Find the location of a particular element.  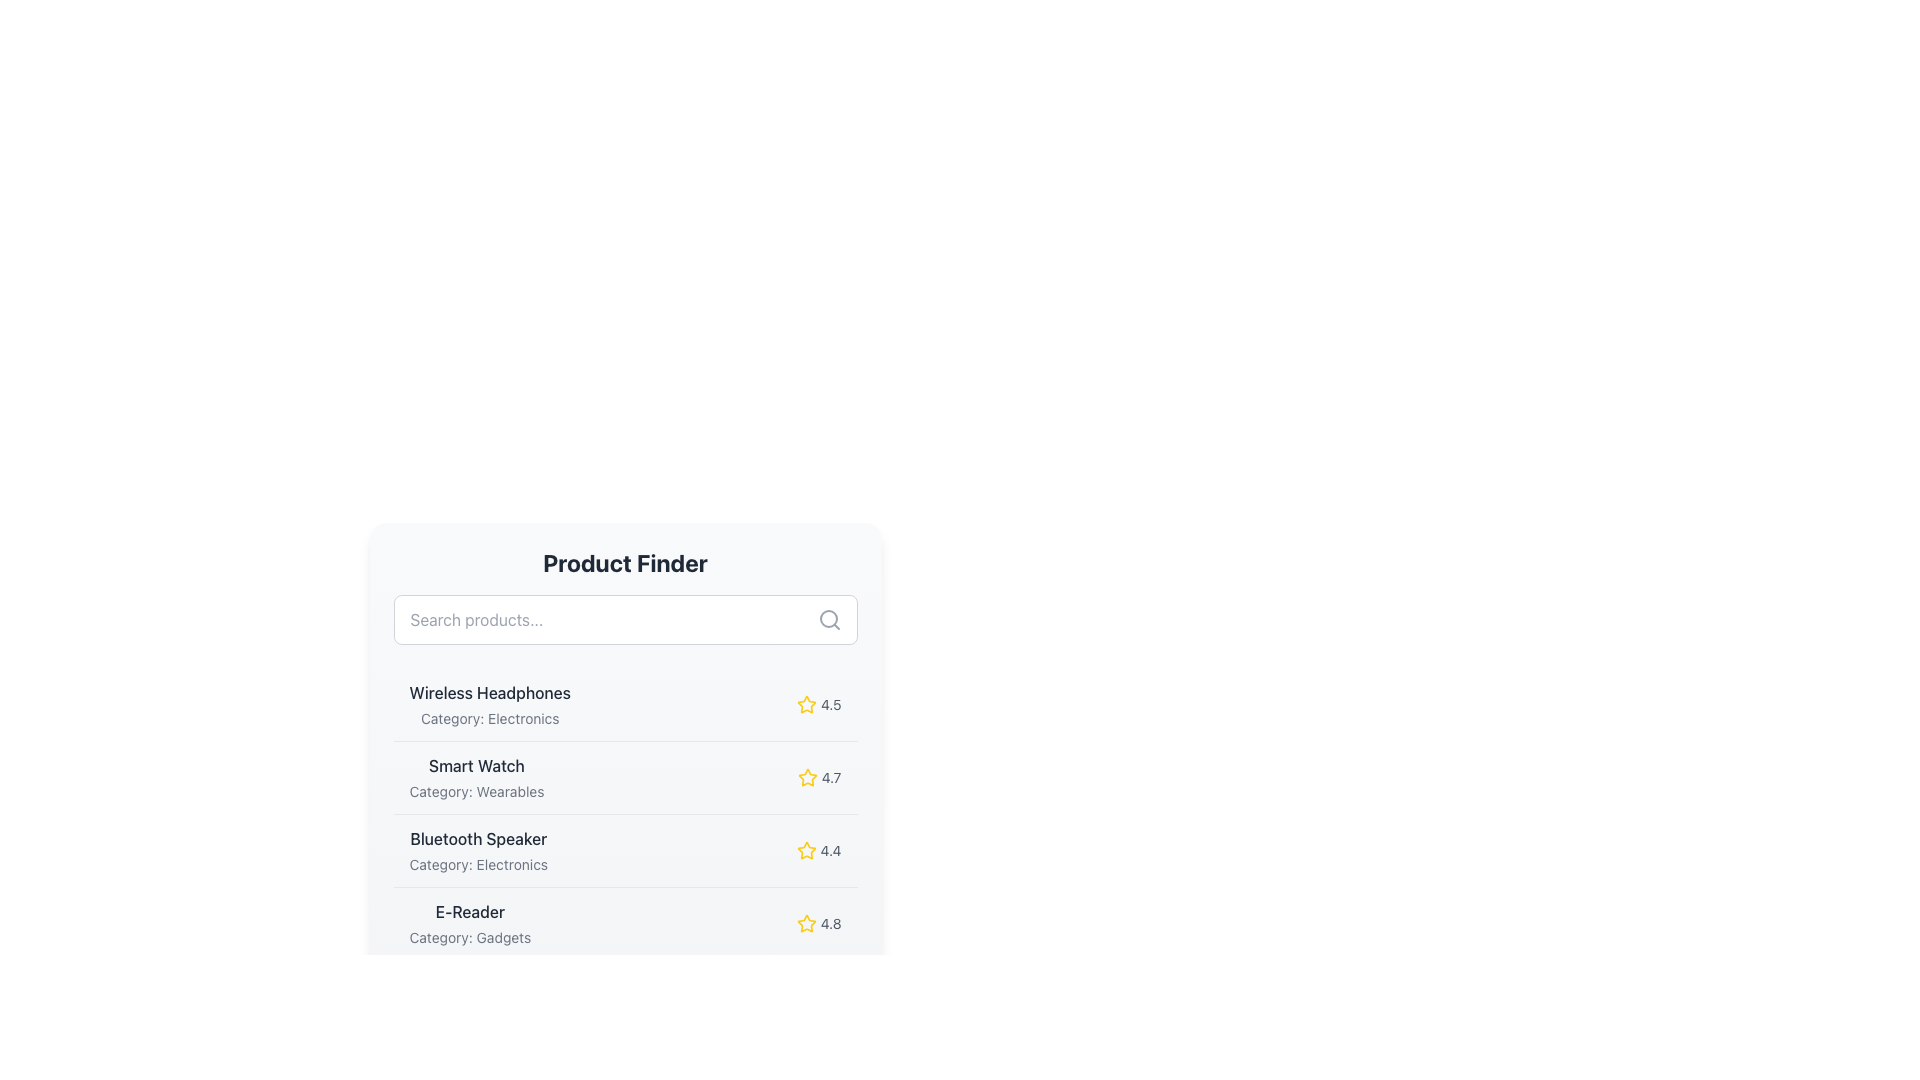

the star icon with a yellow hue, which indicates a rating symbol, positioned to the left of the text value '4.8' in a rating system is located at coordinates (806, 924).